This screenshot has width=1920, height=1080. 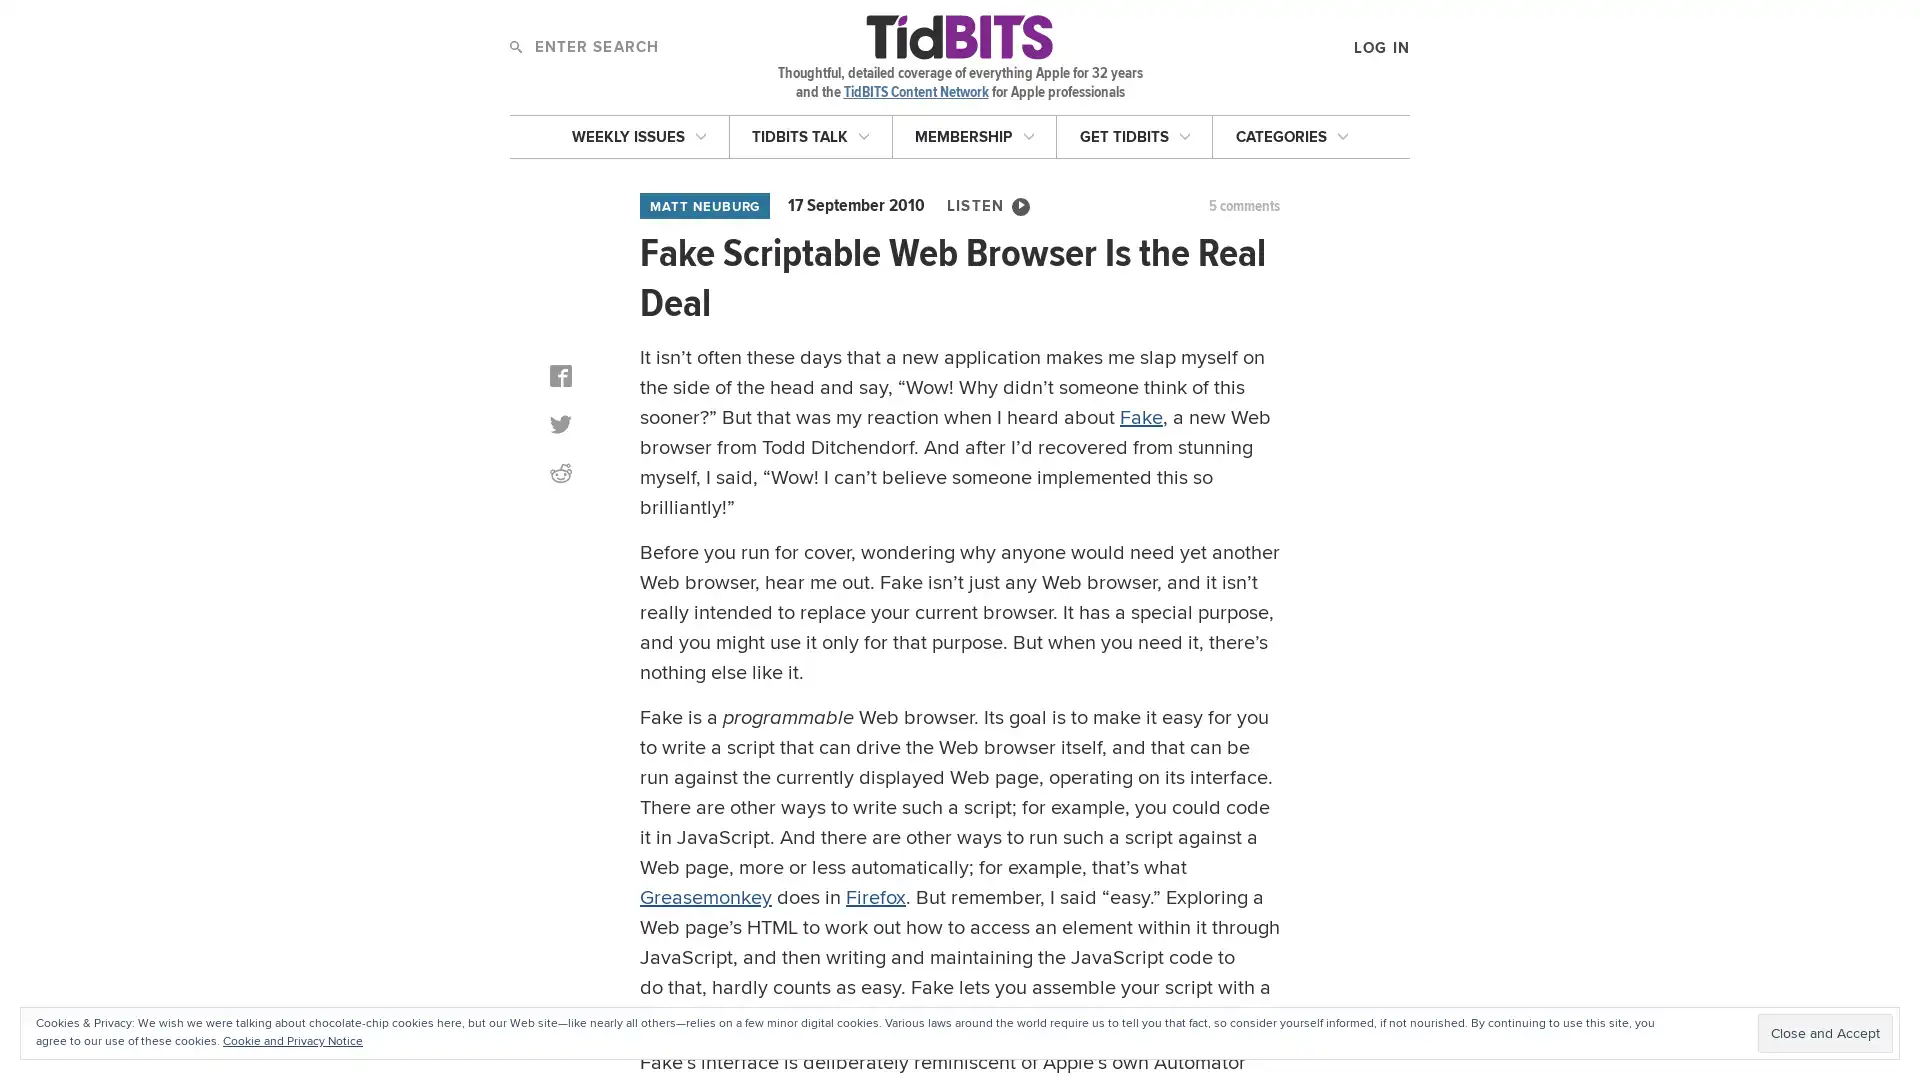 I want to click on MEMBERSHIP, so click(x=974, y=135).